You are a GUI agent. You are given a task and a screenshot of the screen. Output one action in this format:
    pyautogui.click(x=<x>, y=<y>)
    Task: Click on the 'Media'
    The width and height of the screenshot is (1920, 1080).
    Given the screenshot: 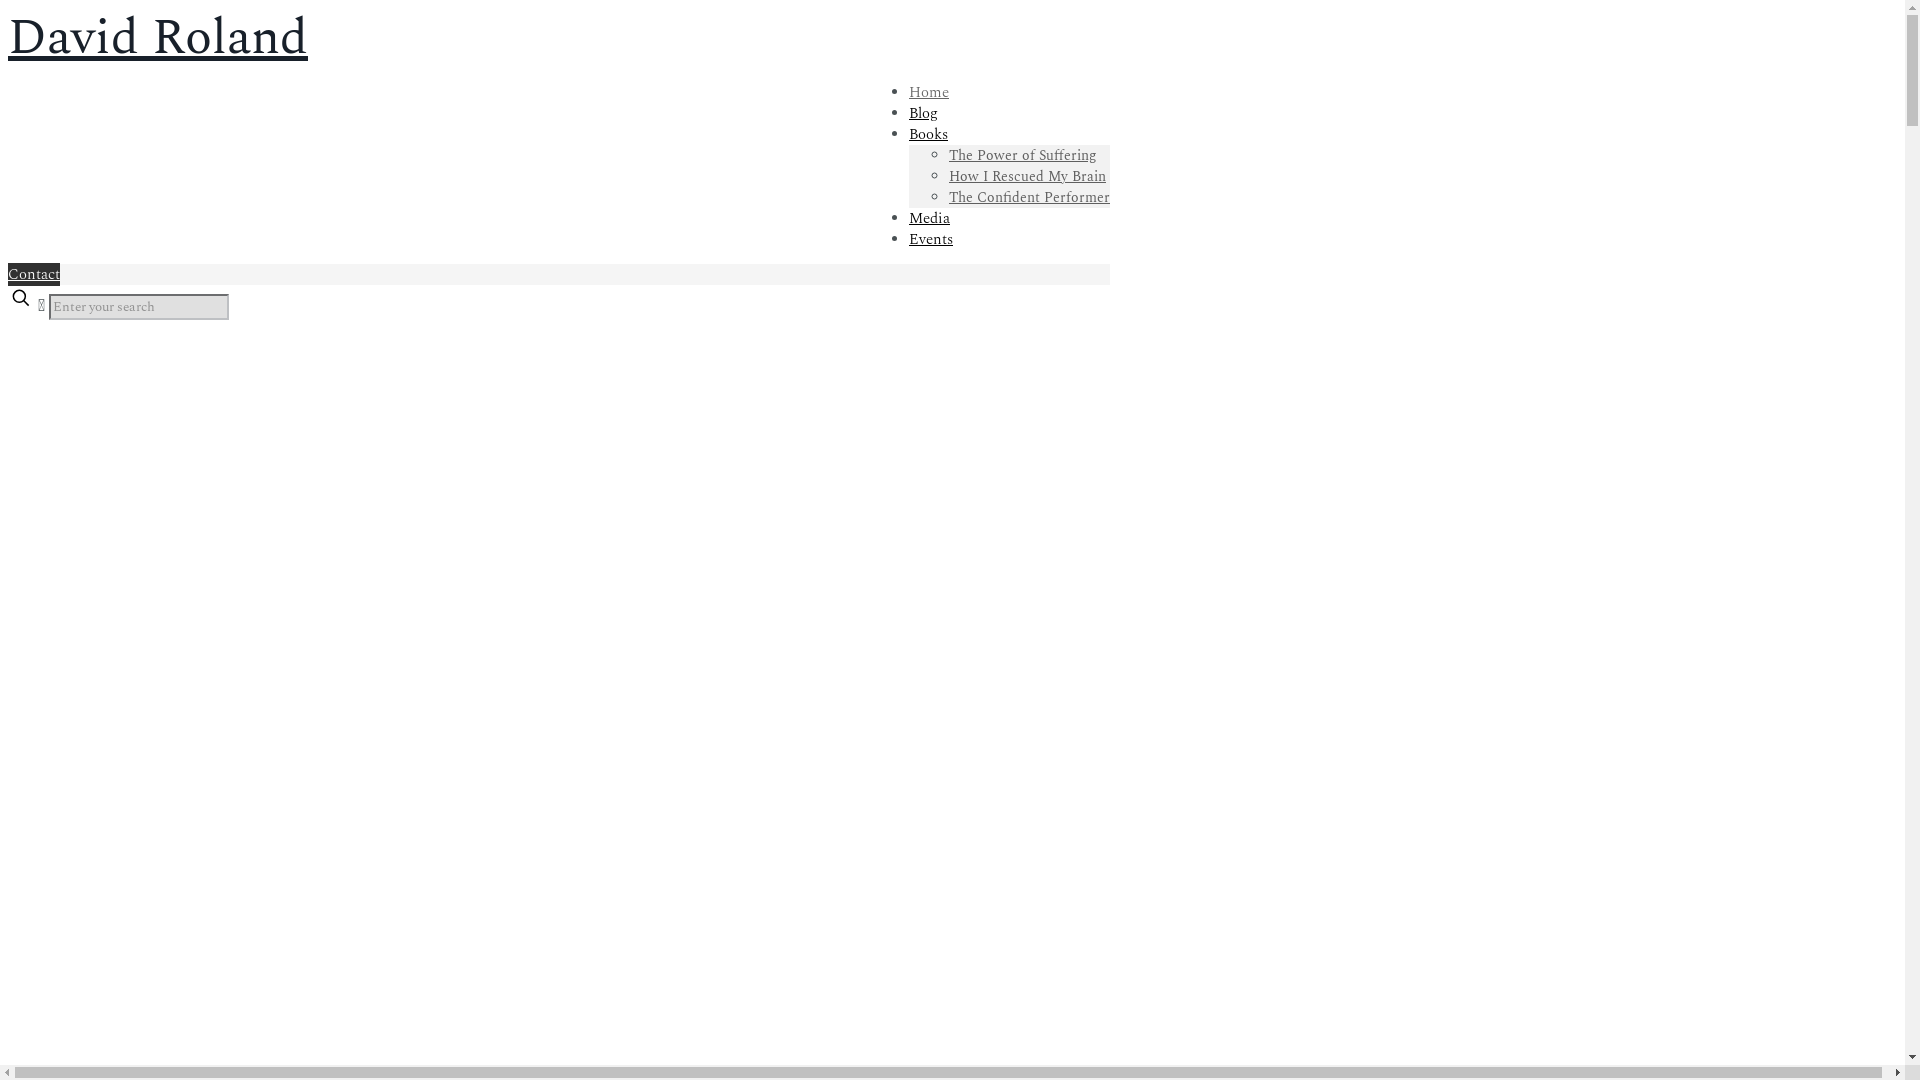 What is the action you would take?
    pyautogui.click(x=928, y=218)
    